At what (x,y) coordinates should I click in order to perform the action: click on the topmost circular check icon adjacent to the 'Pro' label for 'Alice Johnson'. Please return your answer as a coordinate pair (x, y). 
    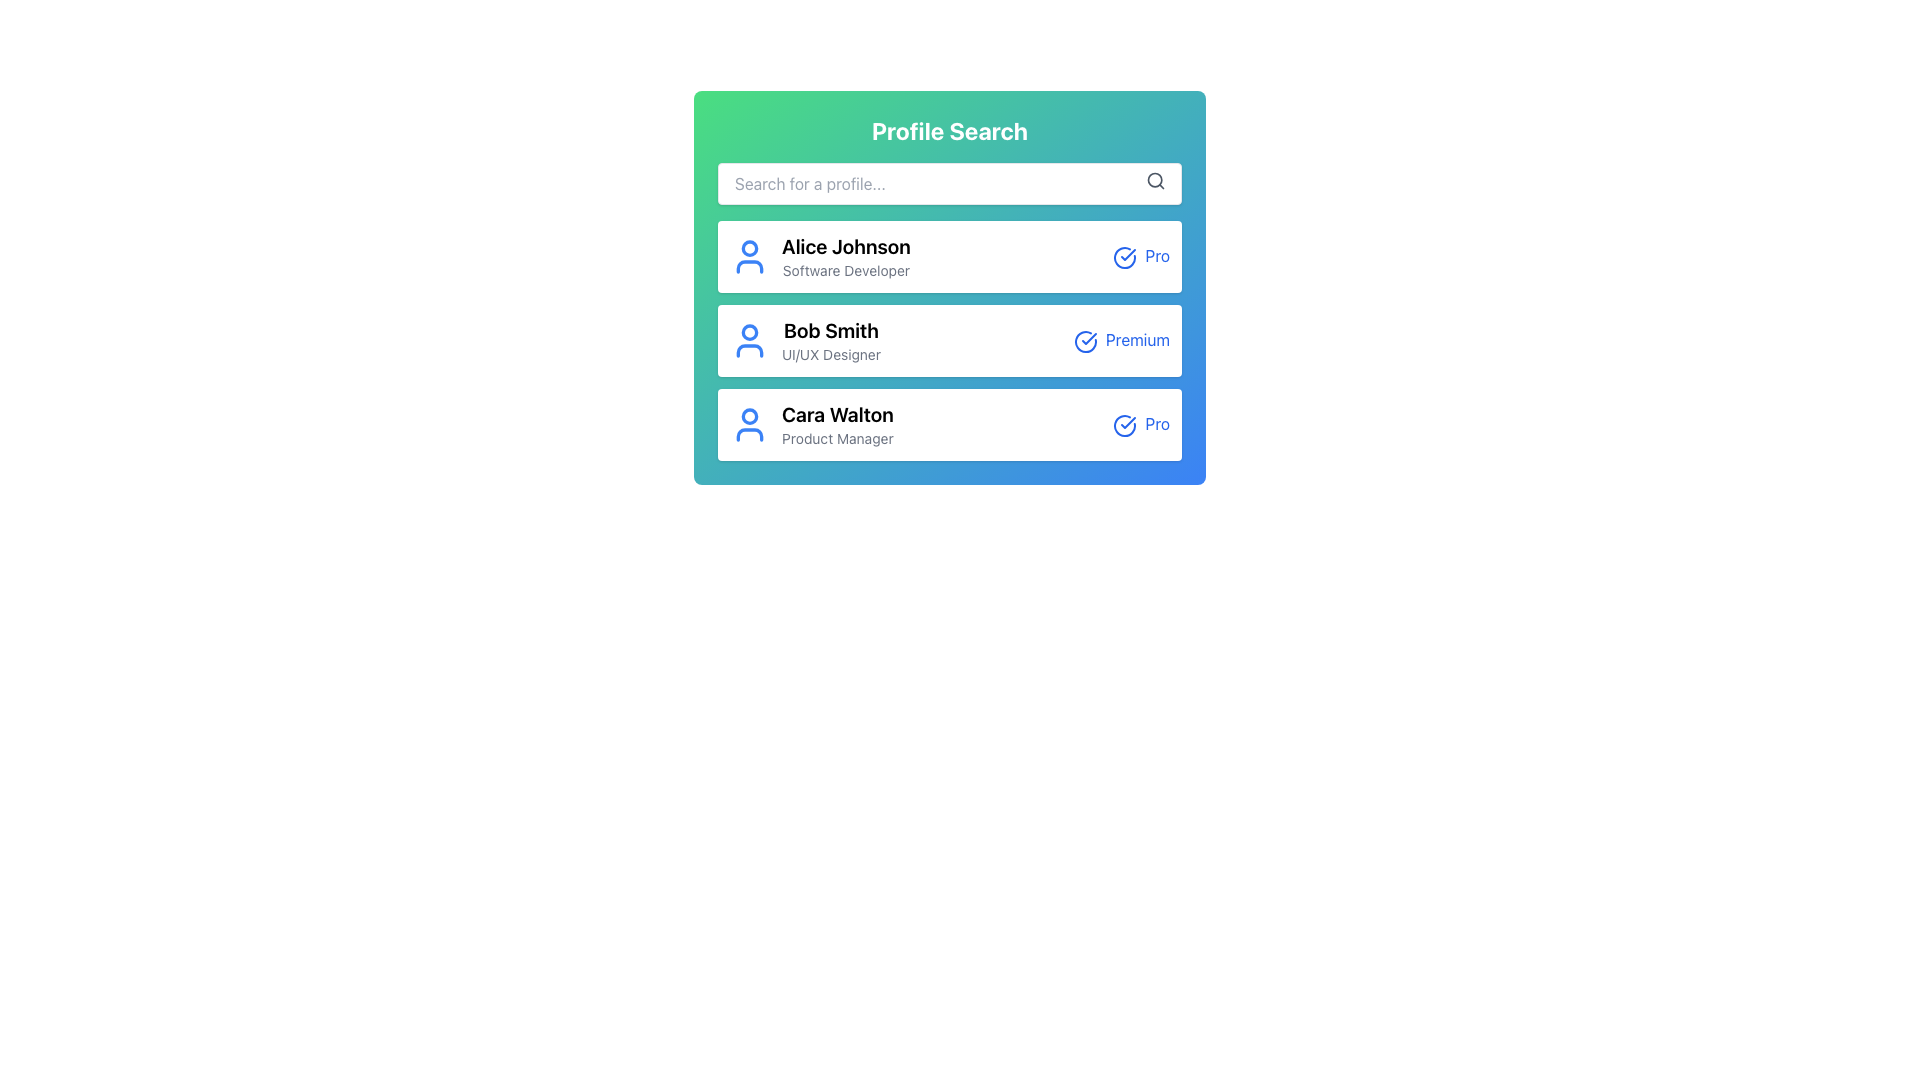
    Looking at the image, I should click on (1124, 256).